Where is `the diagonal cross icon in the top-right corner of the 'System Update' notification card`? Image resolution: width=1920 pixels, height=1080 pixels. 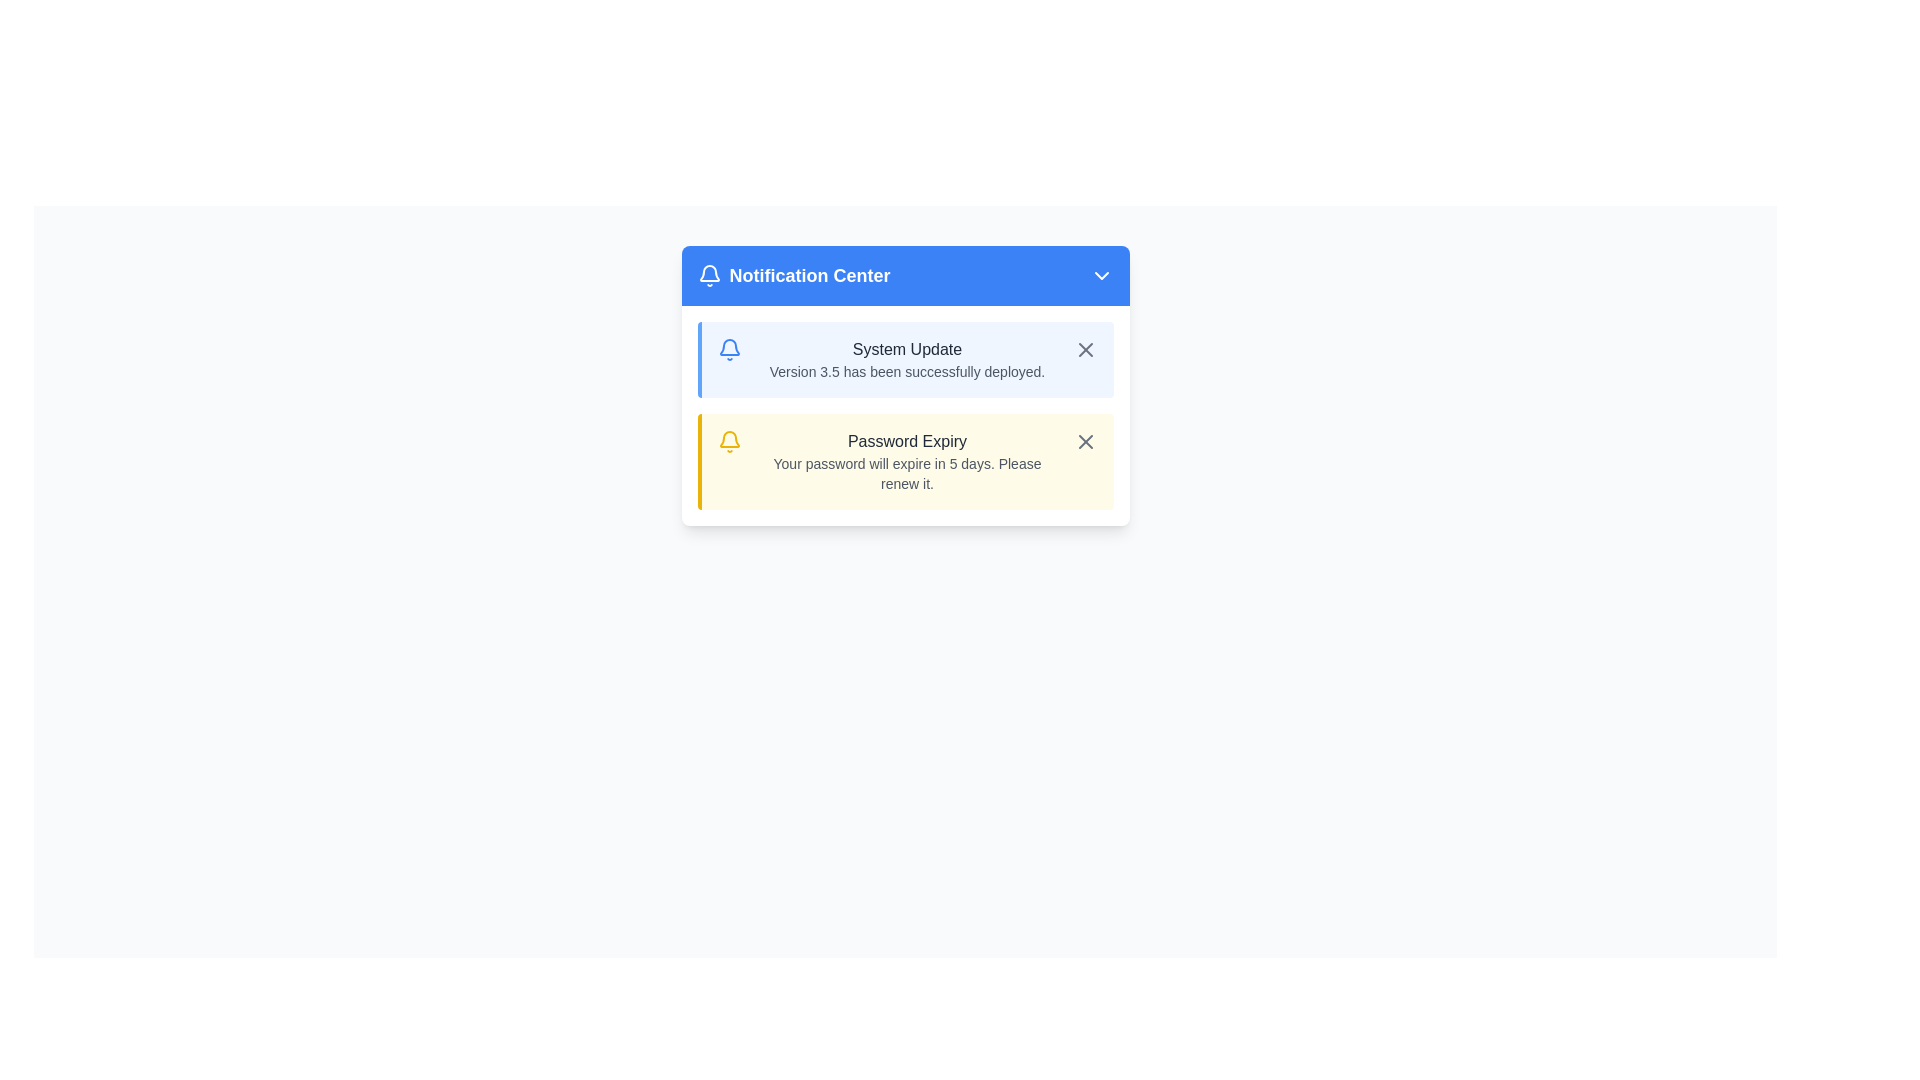 the diagonal cross icon in the top-right corner of the 'System Update' notification card is located at coordinates (1084, 441).